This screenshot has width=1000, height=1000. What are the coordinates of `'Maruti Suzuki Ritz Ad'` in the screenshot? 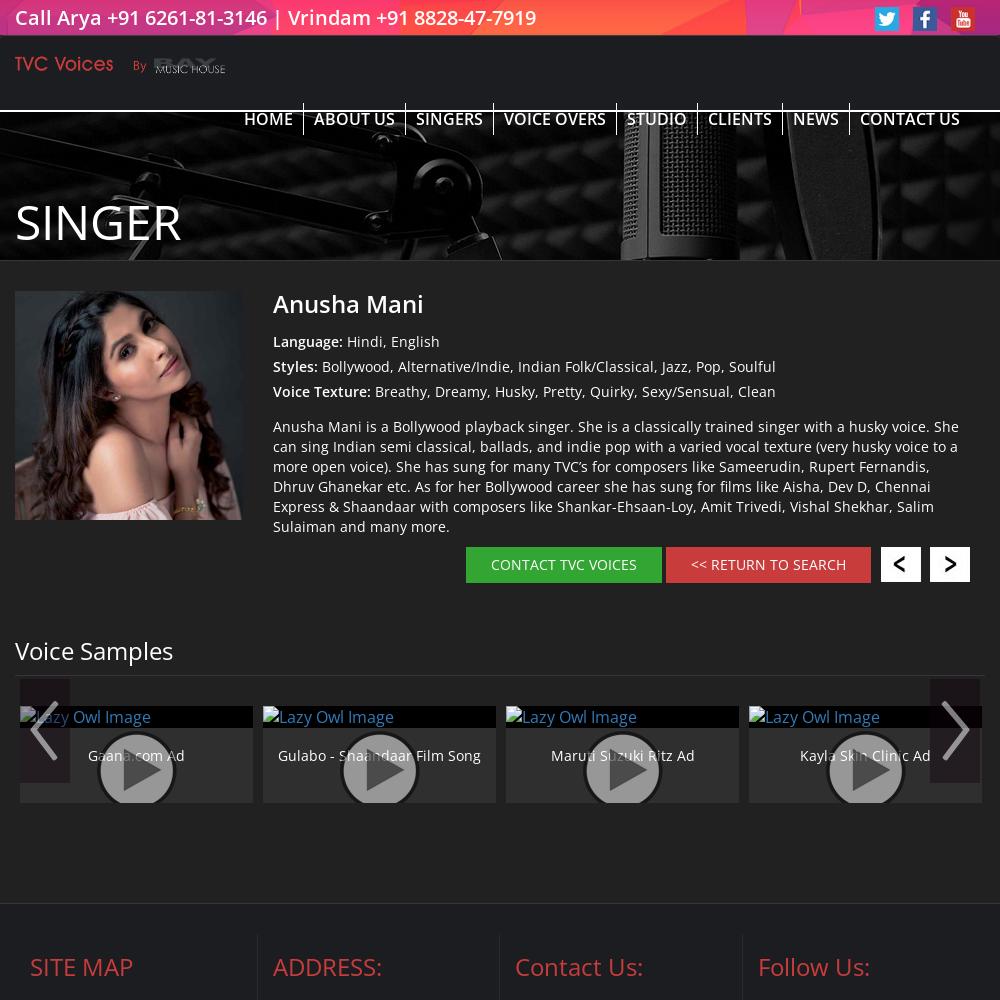 It's located at (621, 755).